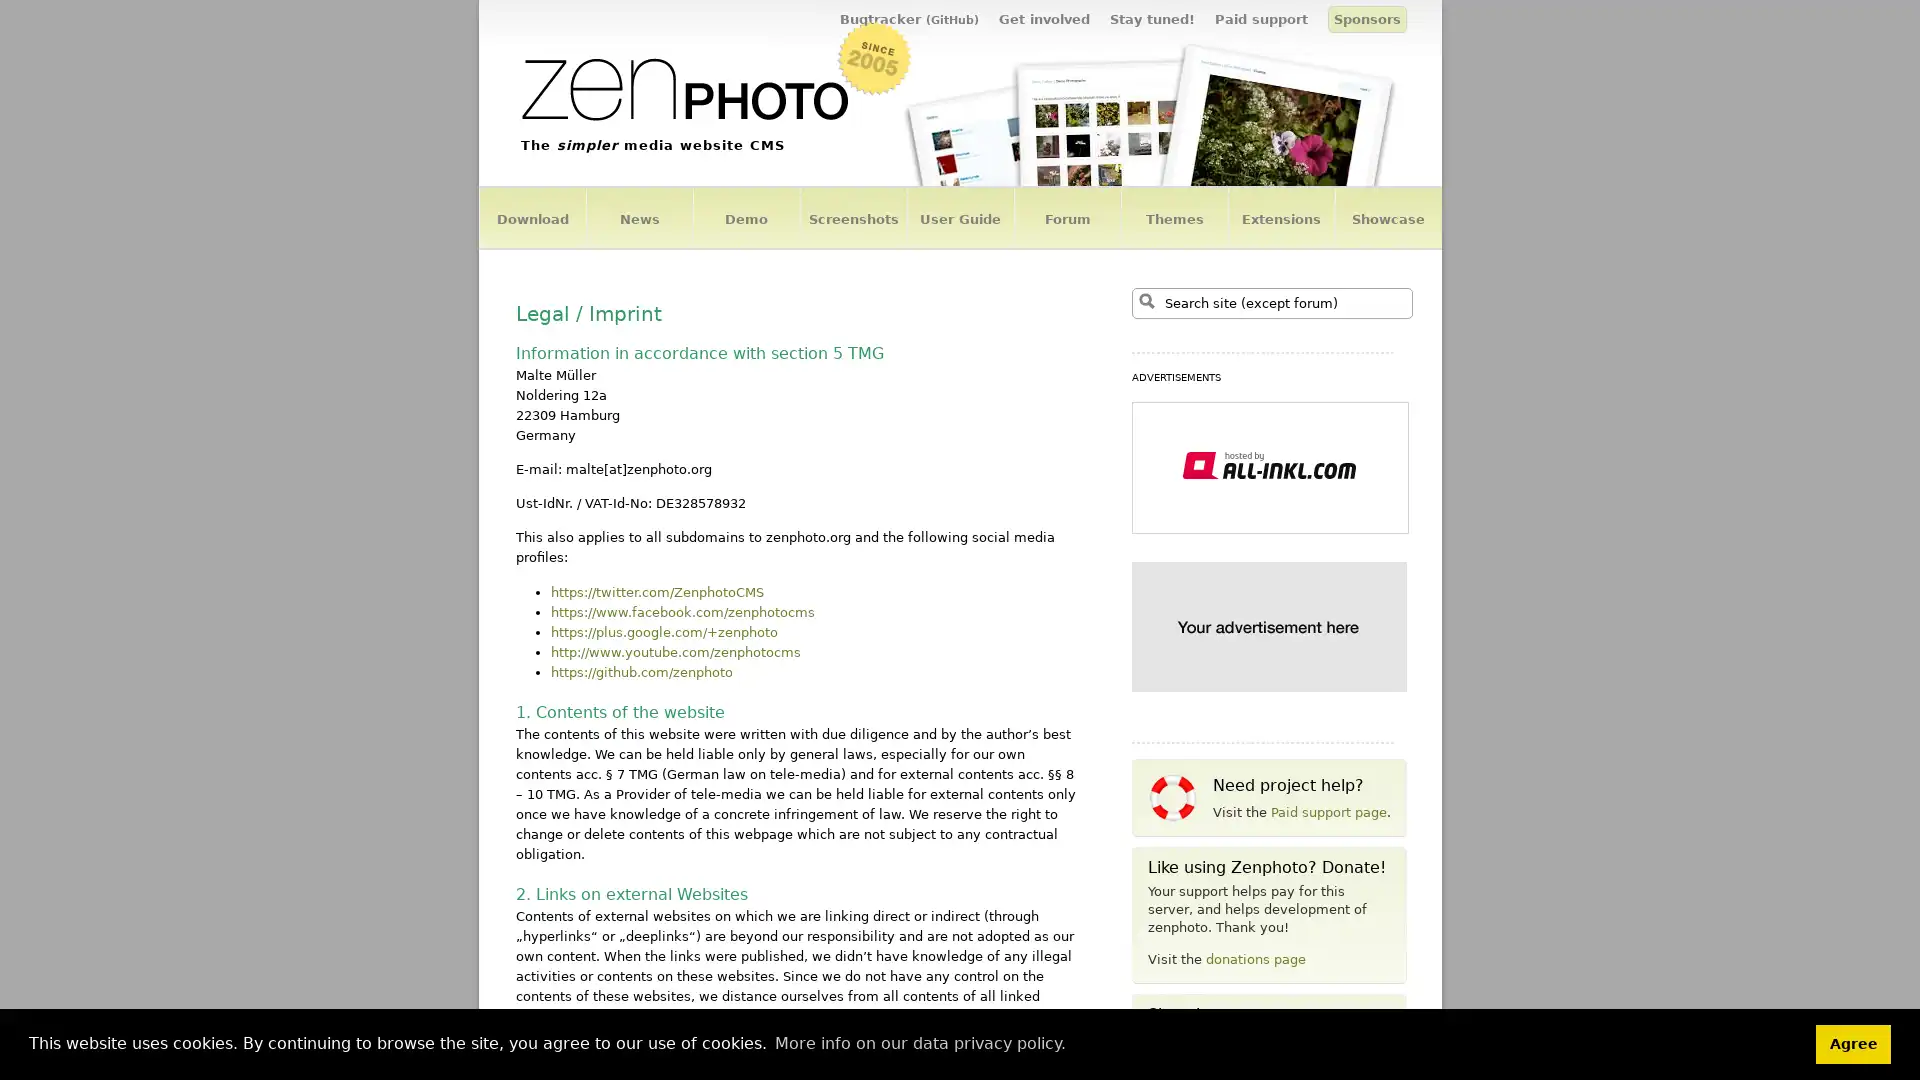 This screenshot has height=1080, width=1920. What do you see at coordinates (919, 1043) in the screenshot?
I see `learn more about cookies` at bounding box center [919, 1043].